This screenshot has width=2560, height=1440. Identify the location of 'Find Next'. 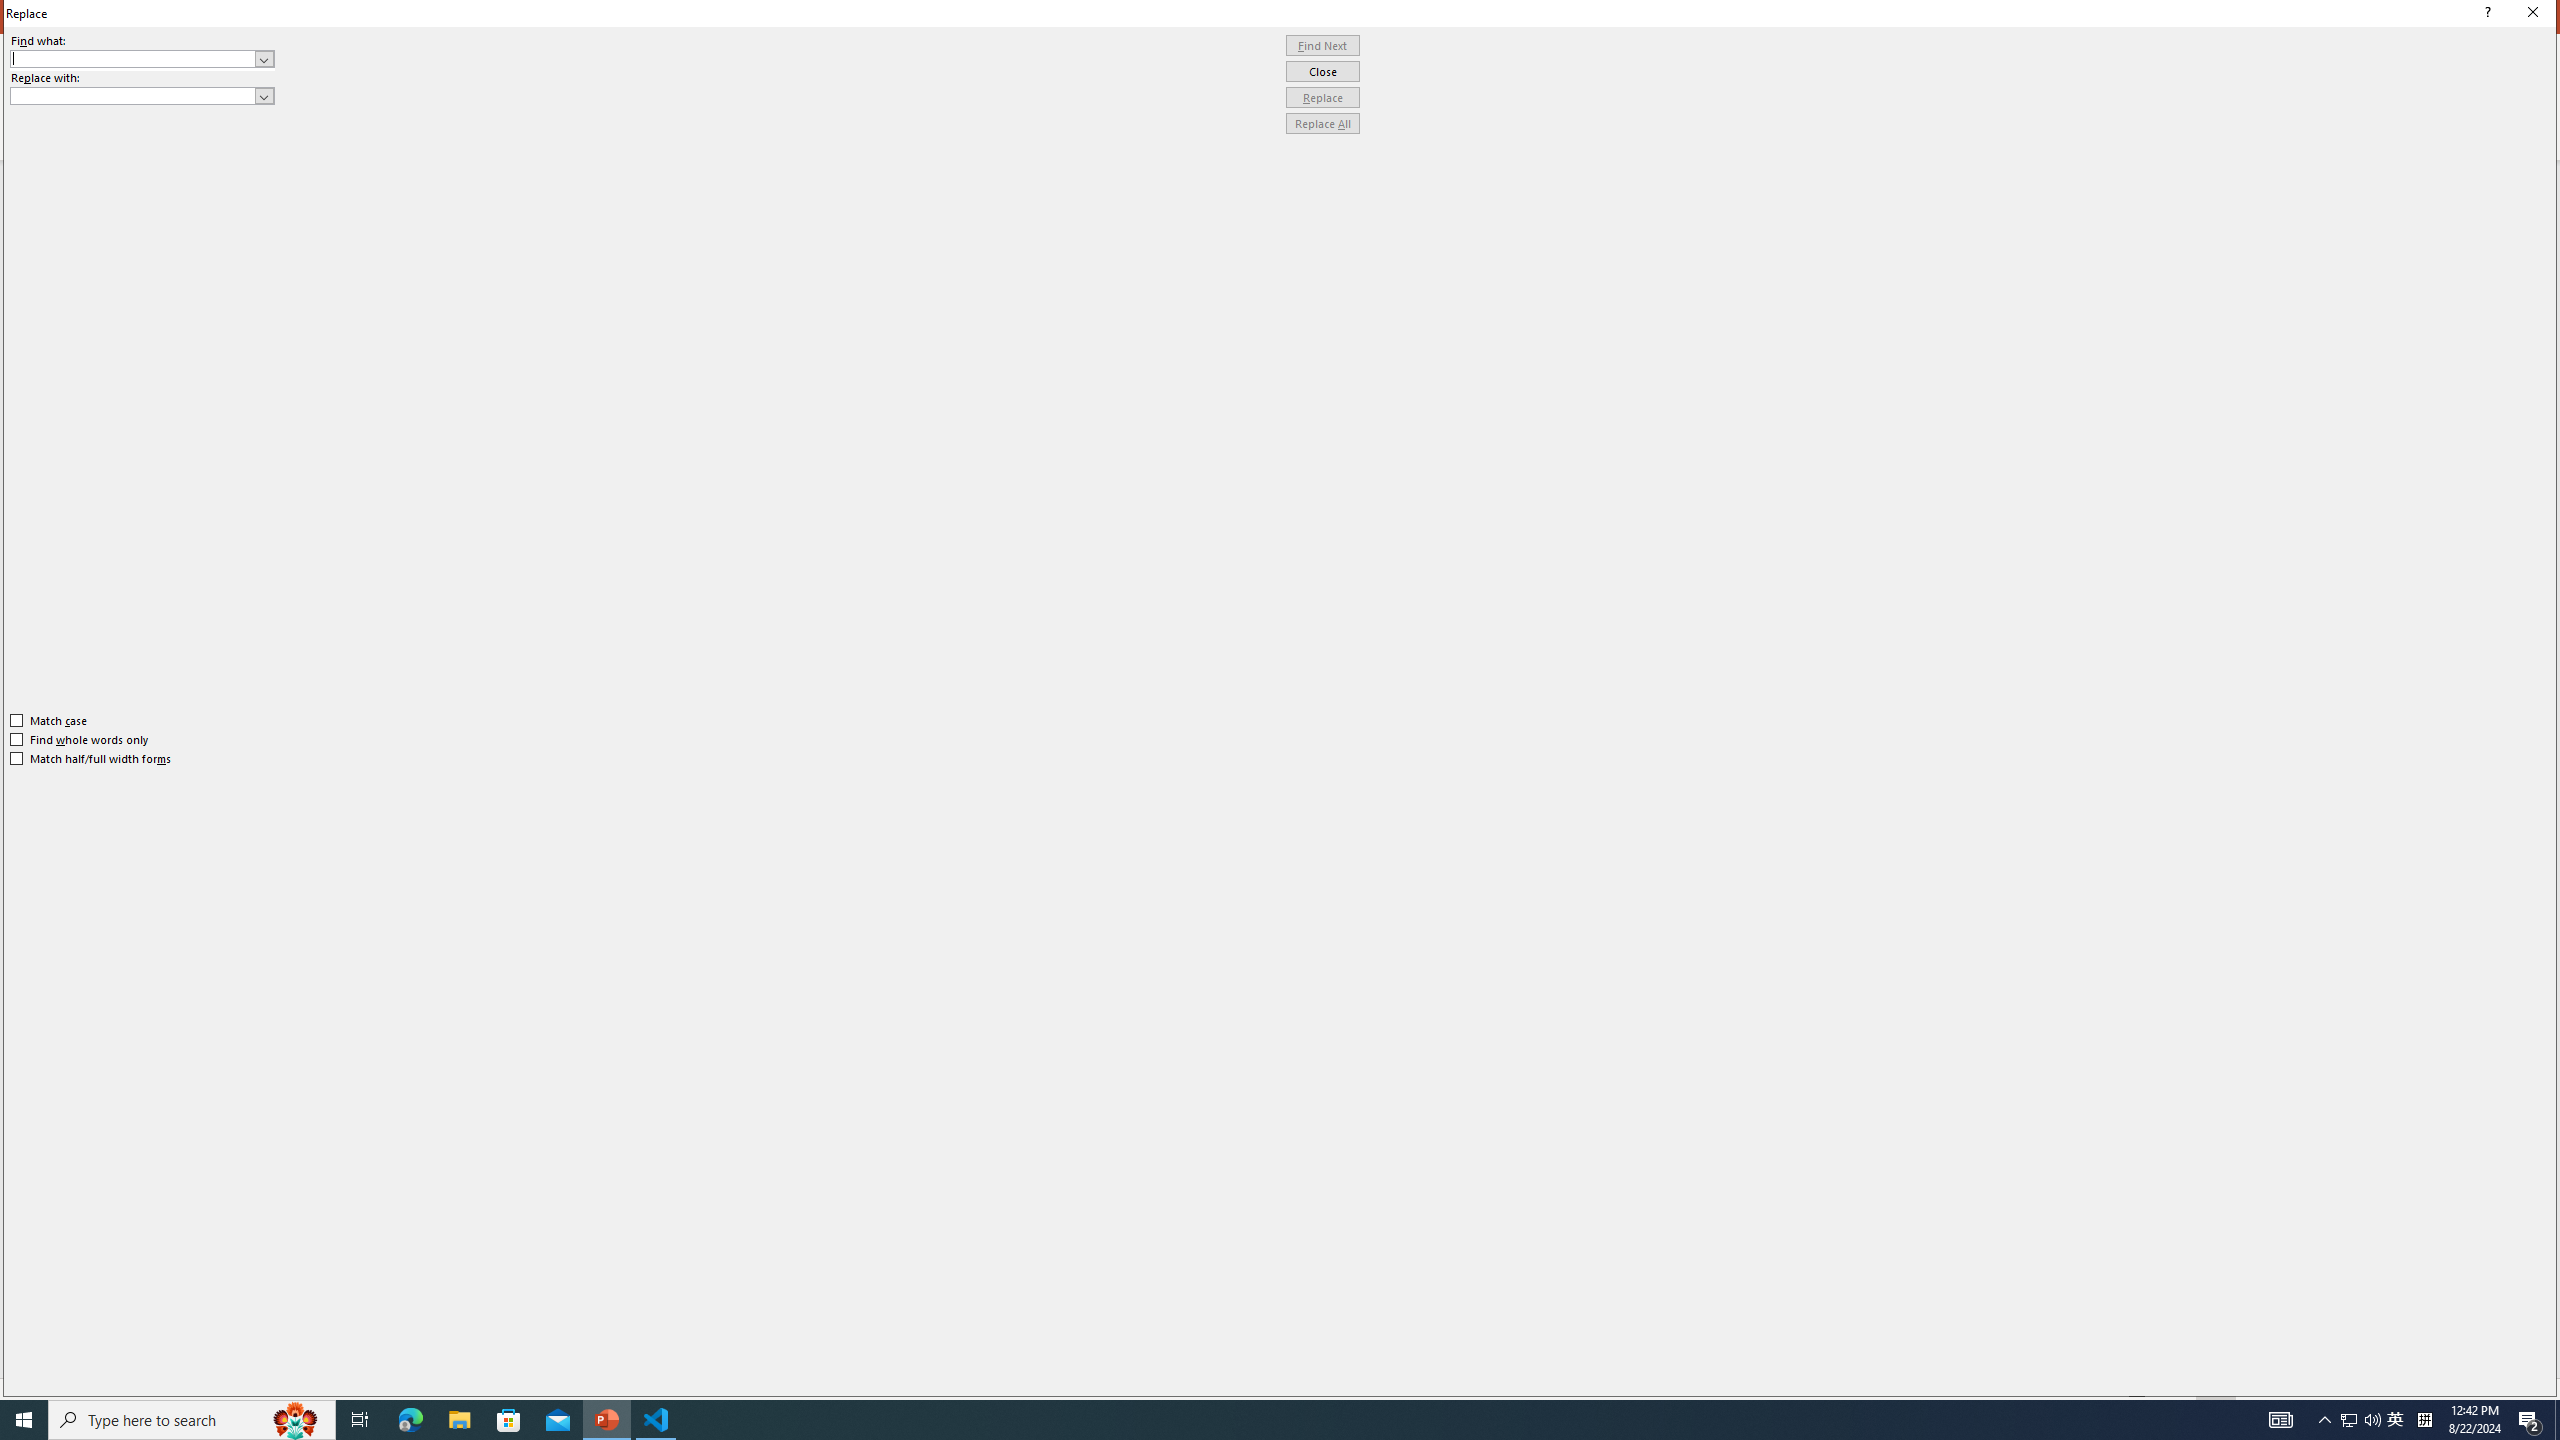
(1322, 45).